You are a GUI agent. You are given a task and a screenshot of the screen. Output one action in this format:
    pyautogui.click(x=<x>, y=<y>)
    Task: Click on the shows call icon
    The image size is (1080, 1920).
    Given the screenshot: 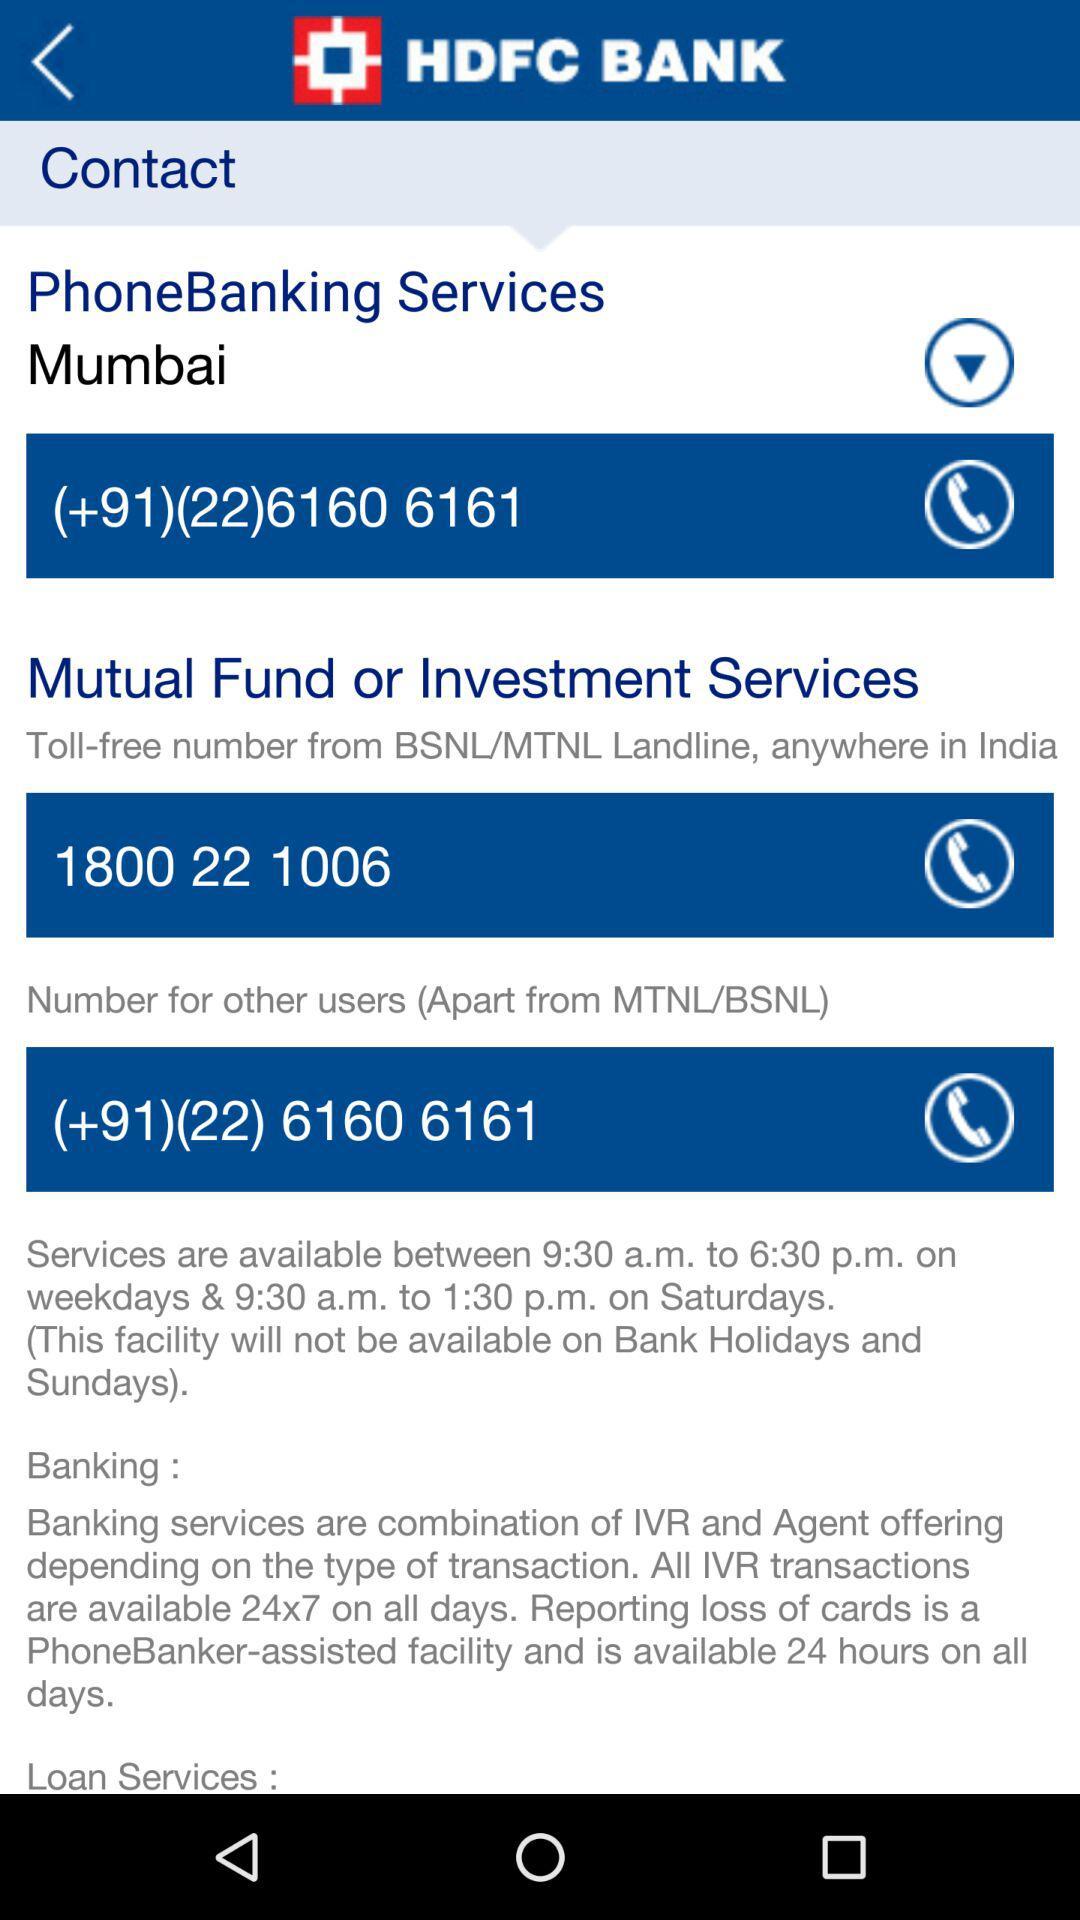 What is the action you would take?
    pyautogui.click(x=968, y=1116)
    